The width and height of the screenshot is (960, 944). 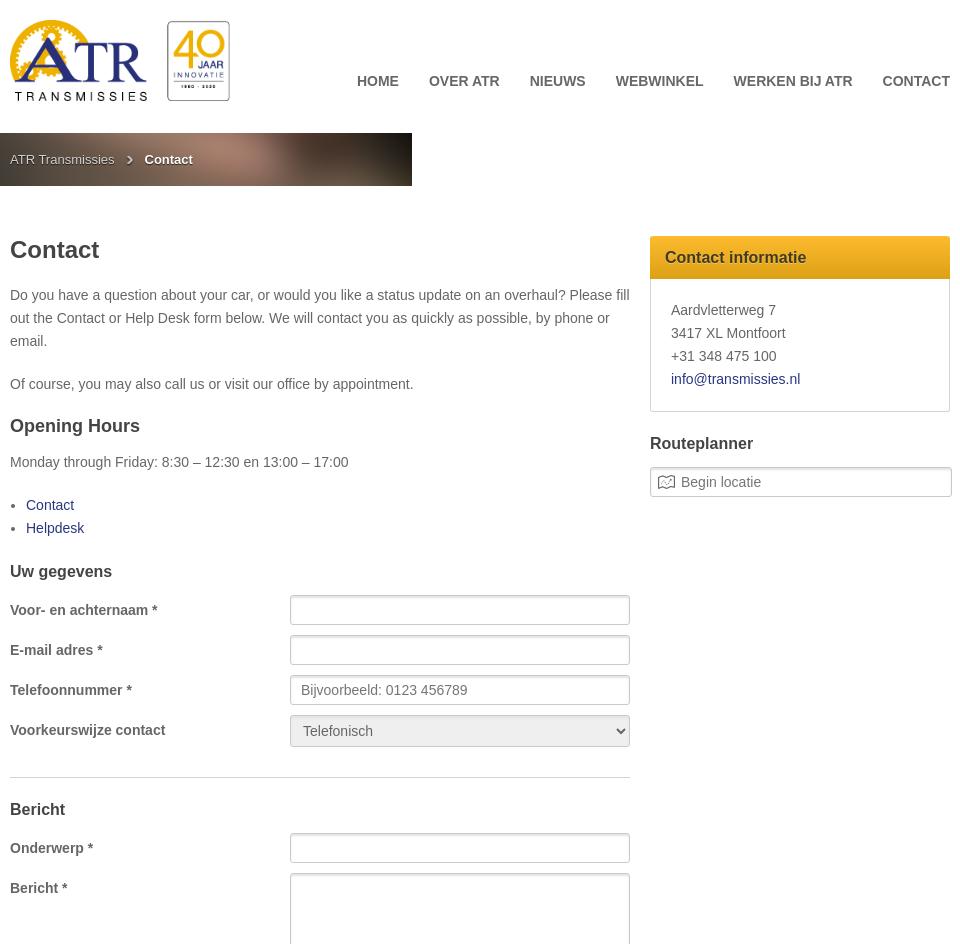 I want to click on 'Monday through Friday: 8:30 – 12:30 en 13:00 – 17:00', so click(x=178, y=460).